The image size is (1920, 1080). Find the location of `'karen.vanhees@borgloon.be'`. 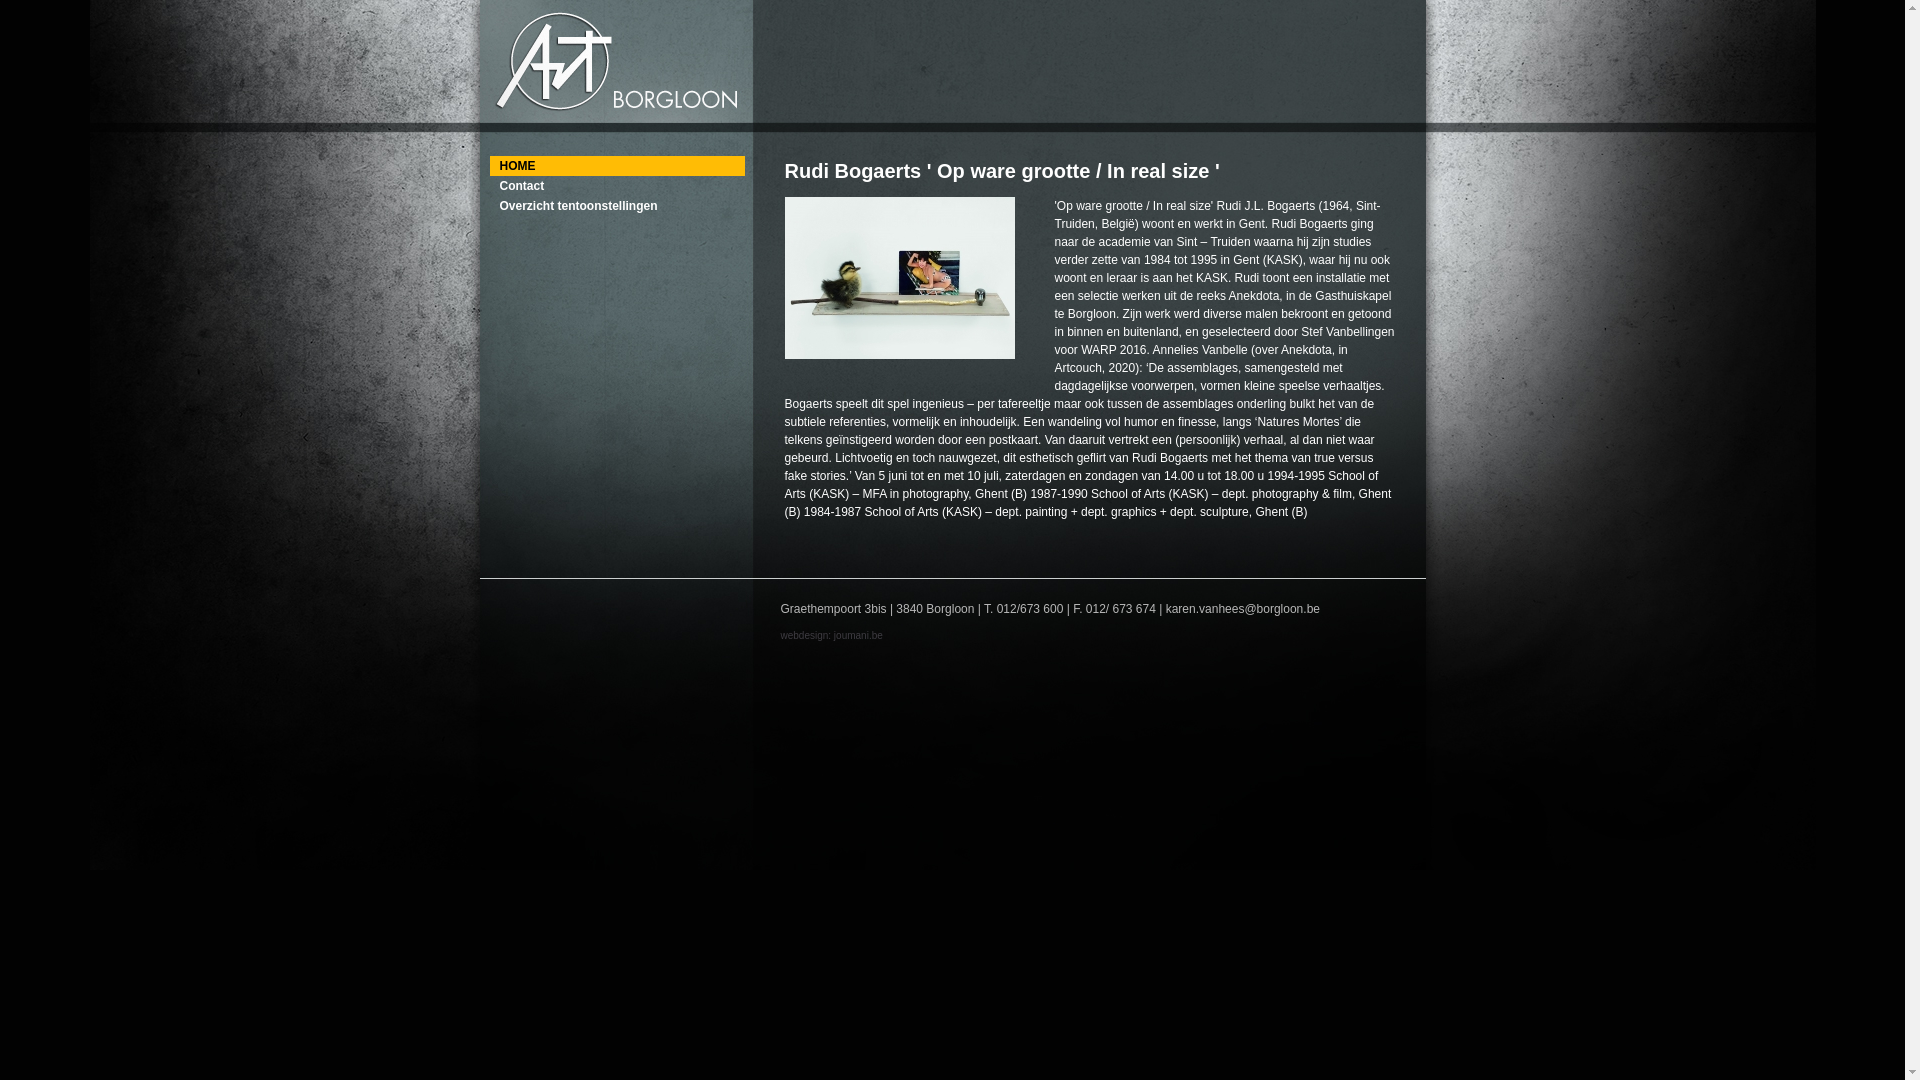

'karen.vanhees@borgloon.be' is located at coordinates (1242, 608).